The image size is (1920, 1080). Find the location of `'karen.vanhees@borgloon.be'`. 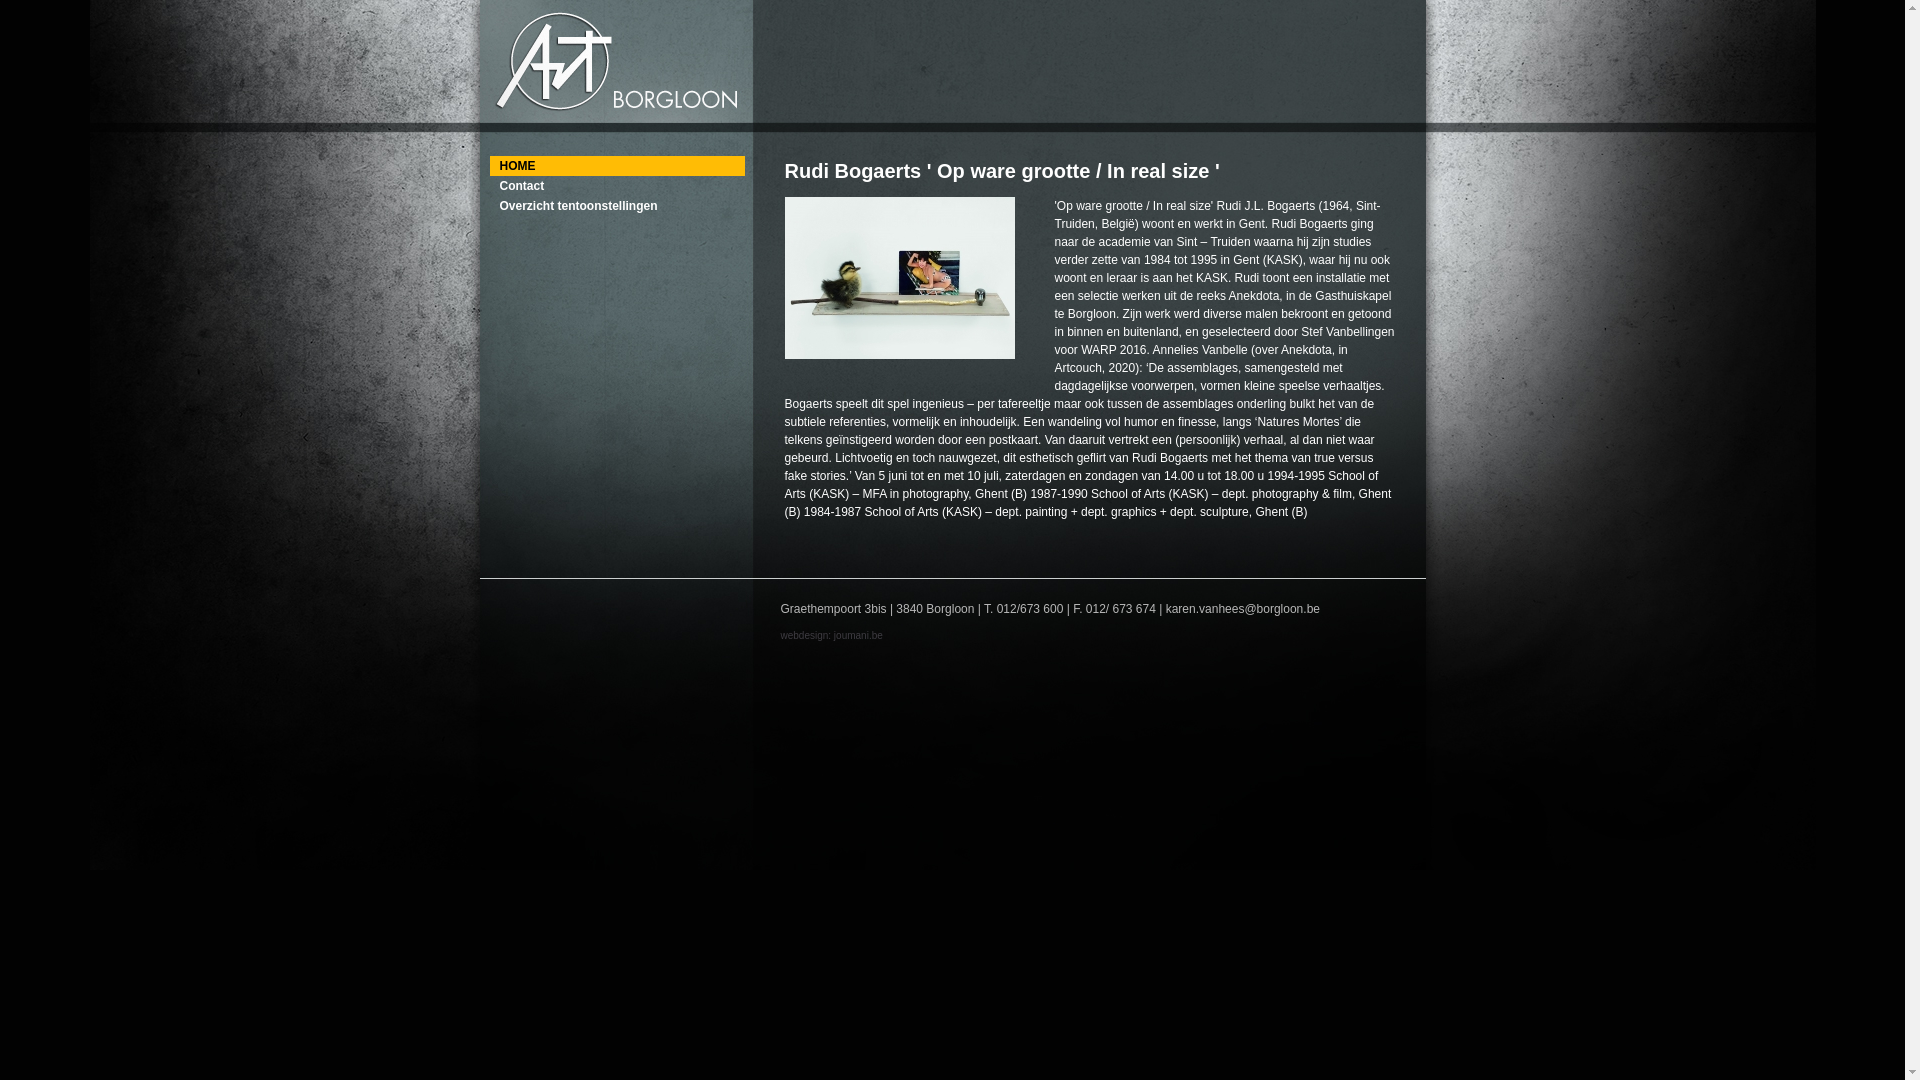

'karen.vanhees@borgloon.be' is located at coordinates (1242, 608).